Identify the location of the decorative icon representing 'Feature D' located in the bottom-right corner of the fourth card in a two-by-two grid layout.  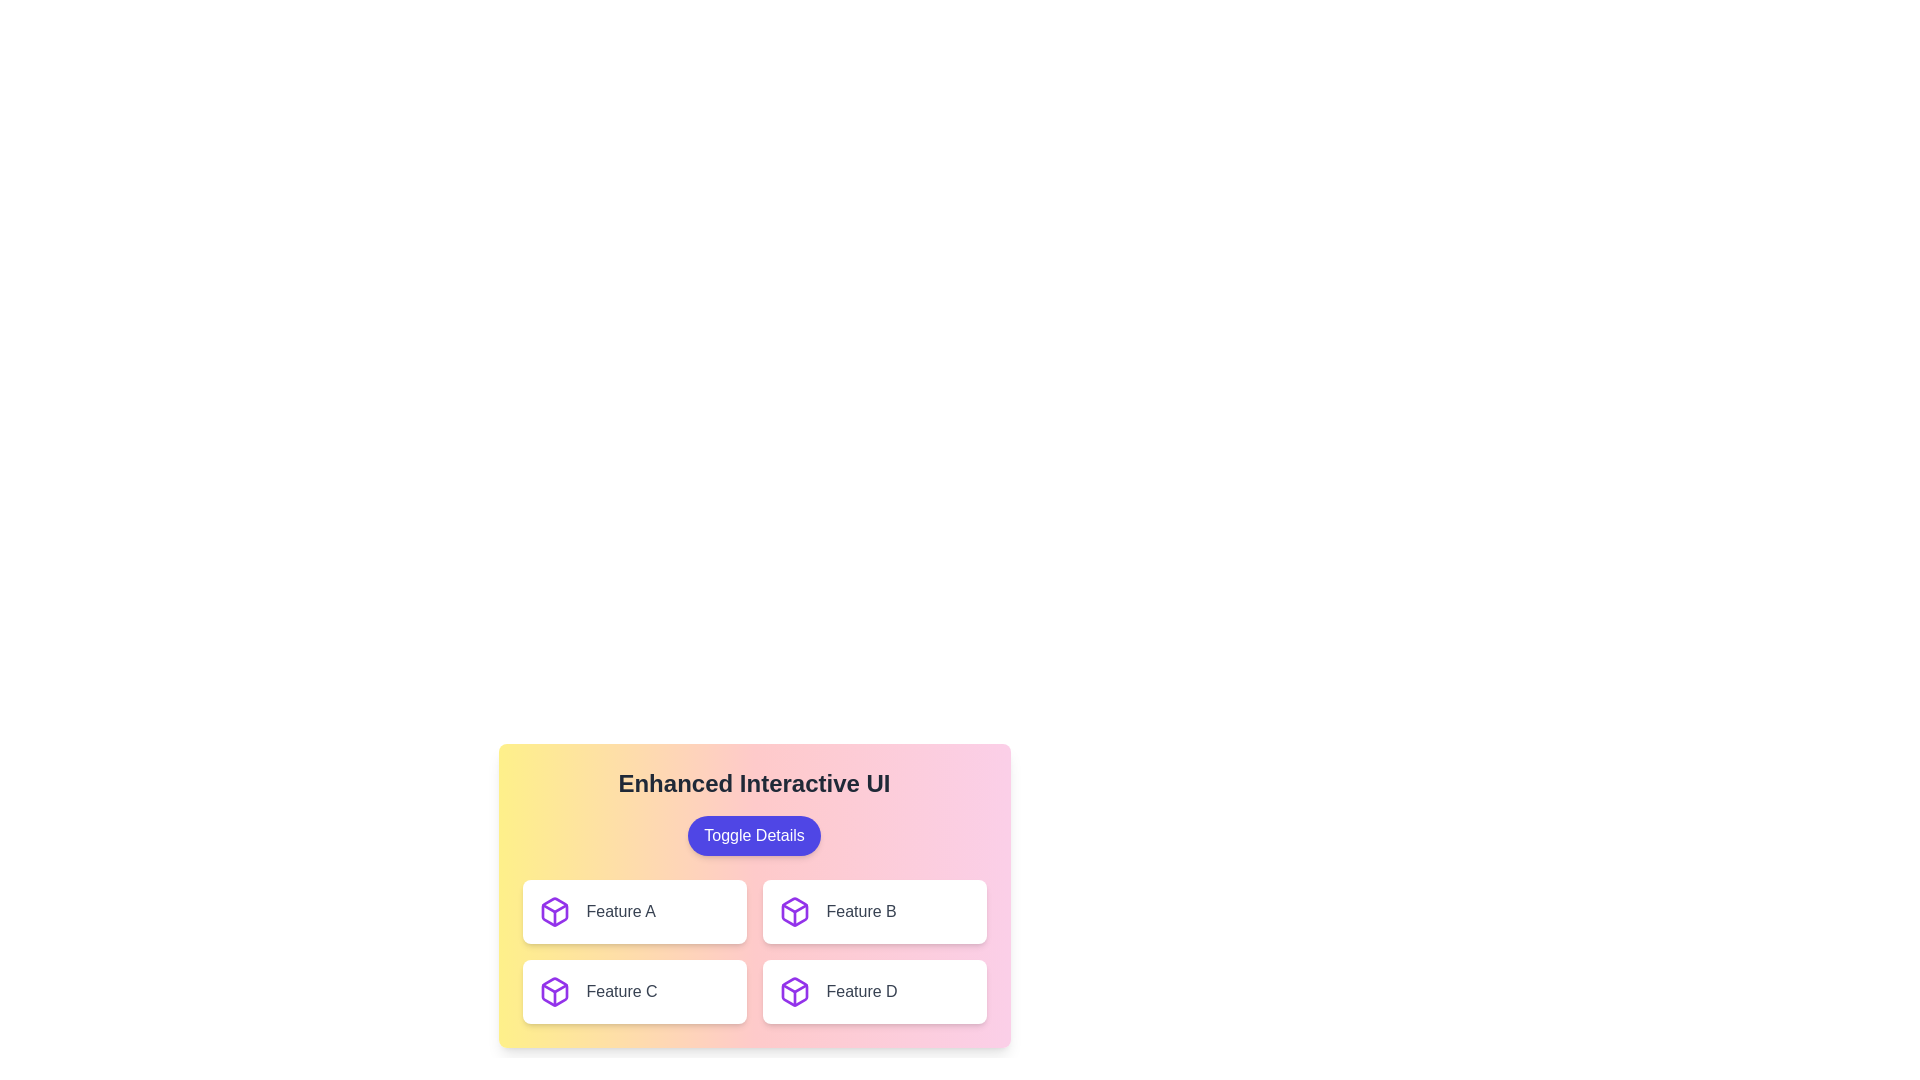
(793, 991).